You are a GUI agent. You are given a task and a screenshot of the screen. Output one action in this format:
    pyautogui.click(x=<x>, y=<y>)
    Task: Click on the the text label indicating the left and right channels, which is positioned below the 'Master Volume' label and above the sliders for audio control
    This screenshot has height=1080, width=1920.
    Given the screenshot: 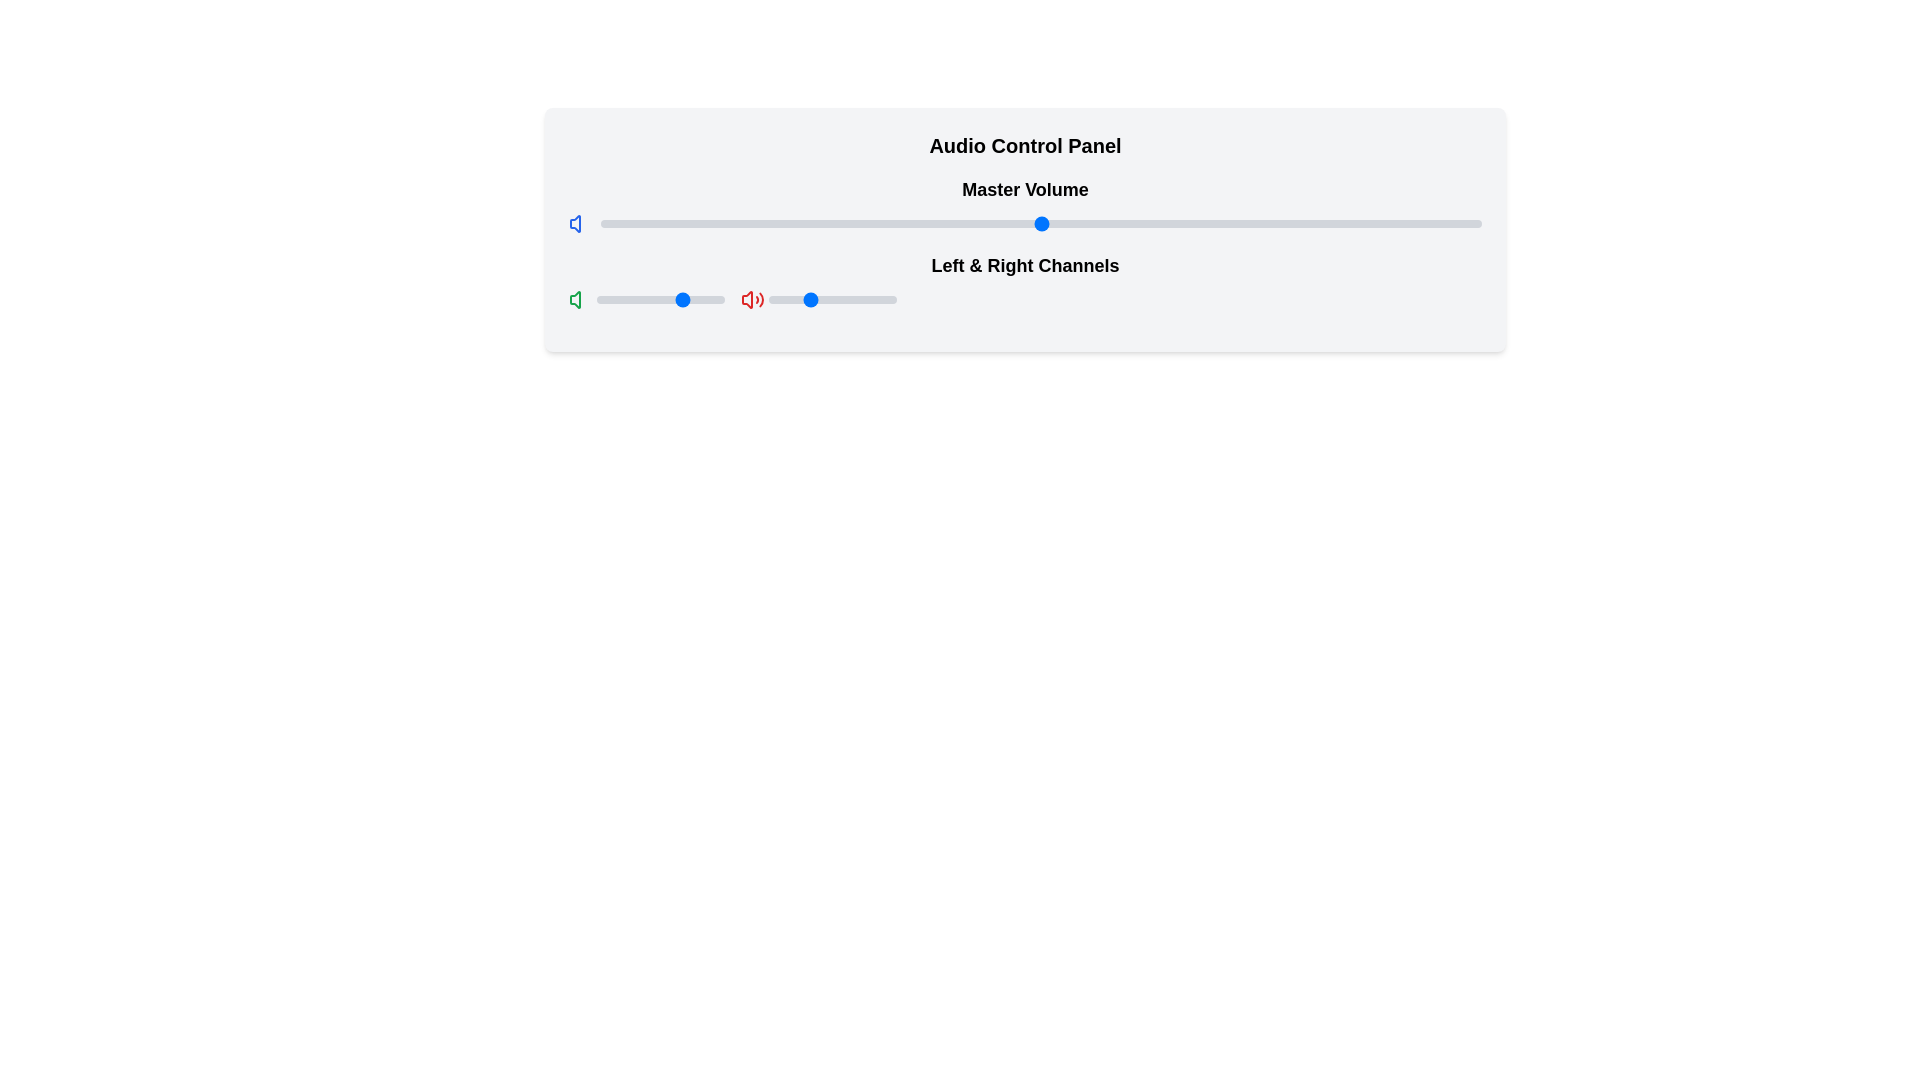 What is the action you would take?
    pyautogui.click(x=1025, y=265)
    